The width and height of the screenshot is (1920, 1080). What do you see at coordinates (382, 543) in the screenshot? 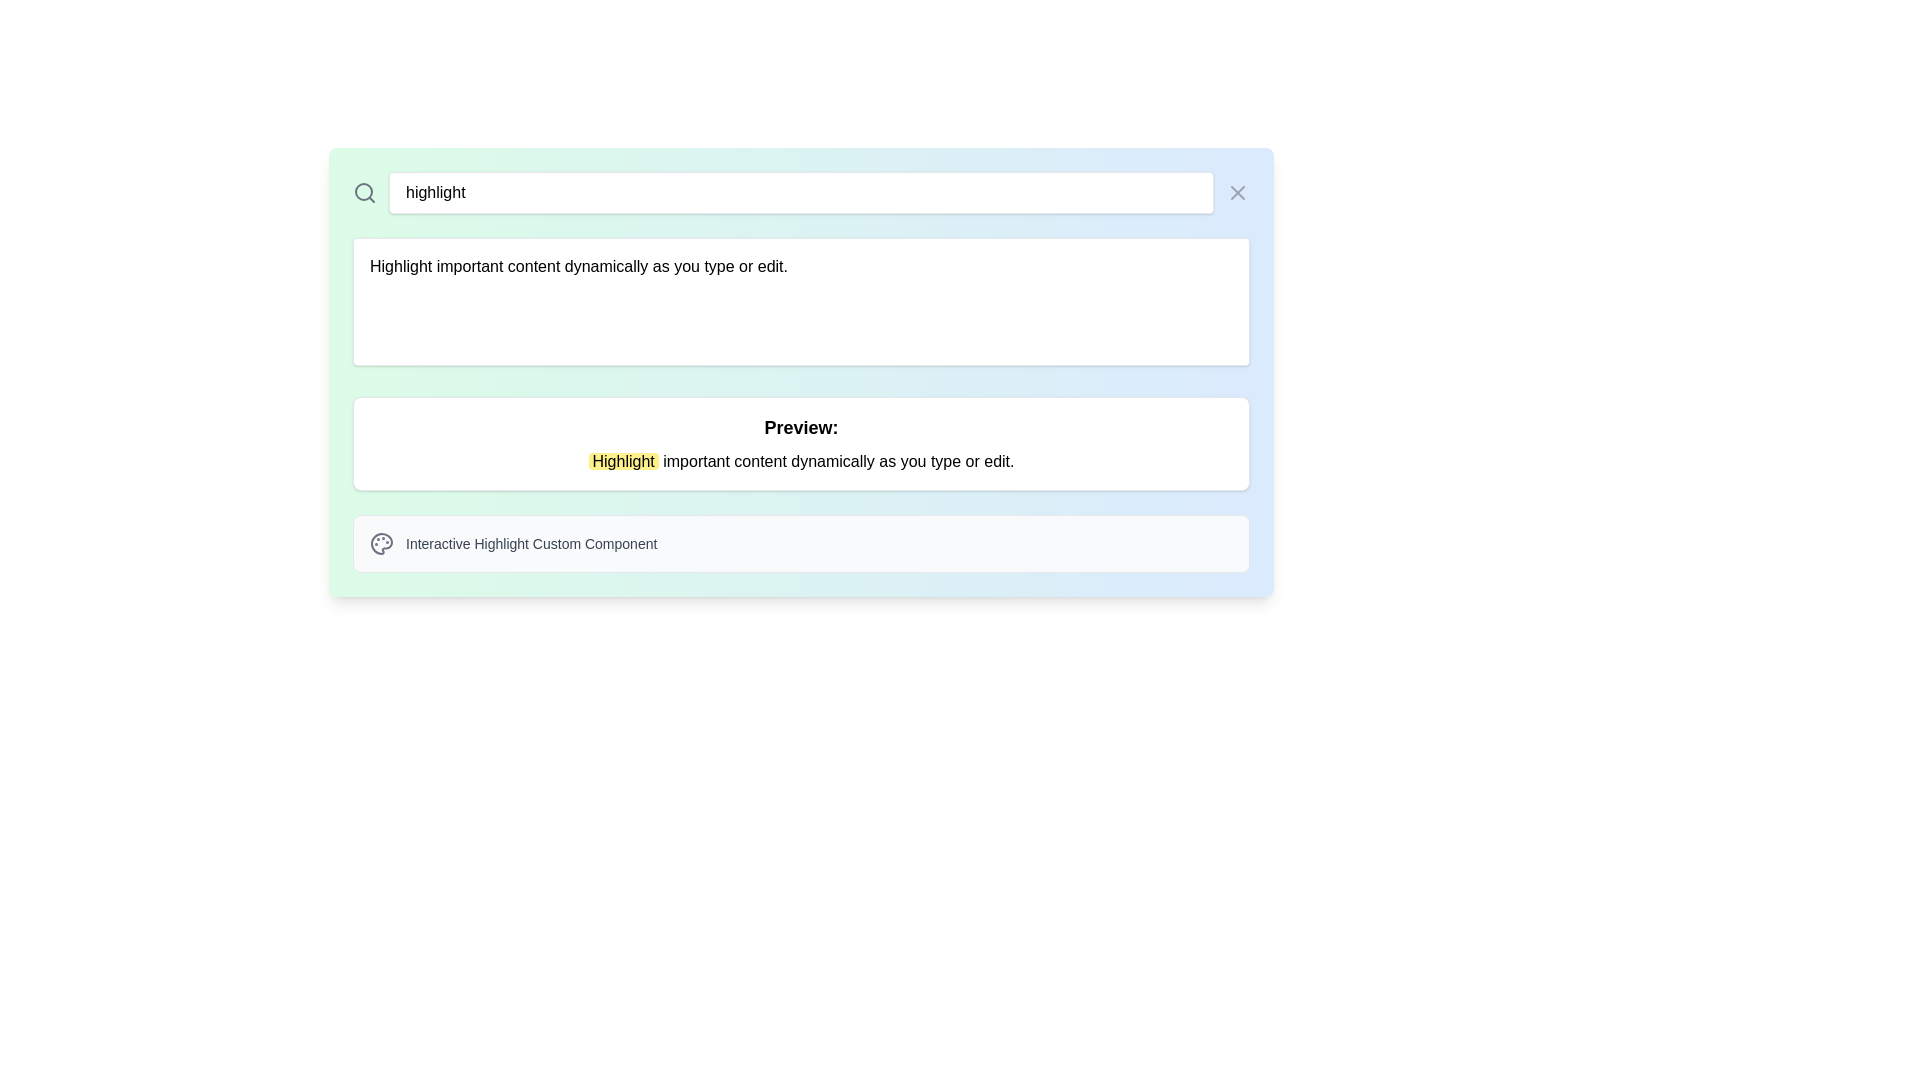
I see `the painter's palette icon located to the left of the text 'Interactive Highlight Custom Component' in the bottom section of the interface` at bounding box center [382, 543].